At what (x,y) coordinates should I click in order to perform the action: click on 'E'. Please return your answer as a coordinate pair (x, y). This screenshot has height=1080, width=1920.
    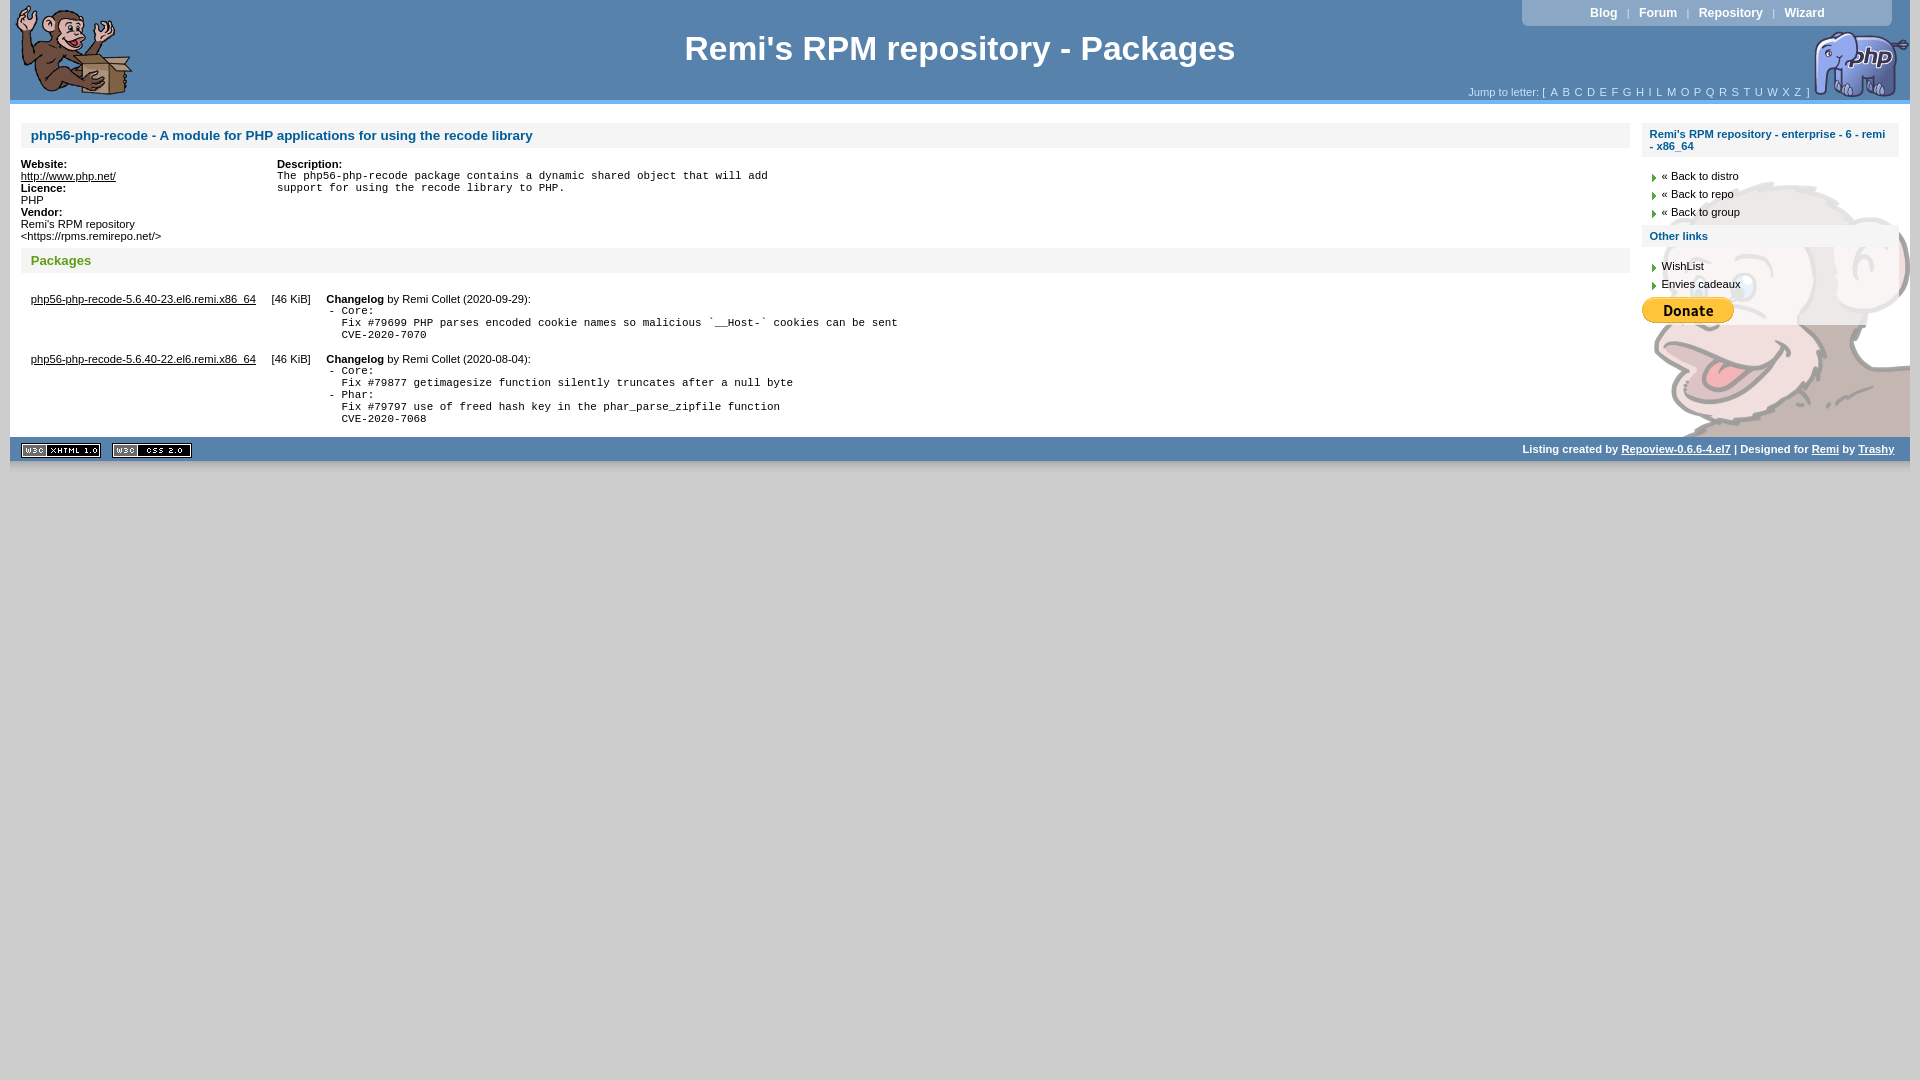
    Looking at the image, I should click on (1603, 92).